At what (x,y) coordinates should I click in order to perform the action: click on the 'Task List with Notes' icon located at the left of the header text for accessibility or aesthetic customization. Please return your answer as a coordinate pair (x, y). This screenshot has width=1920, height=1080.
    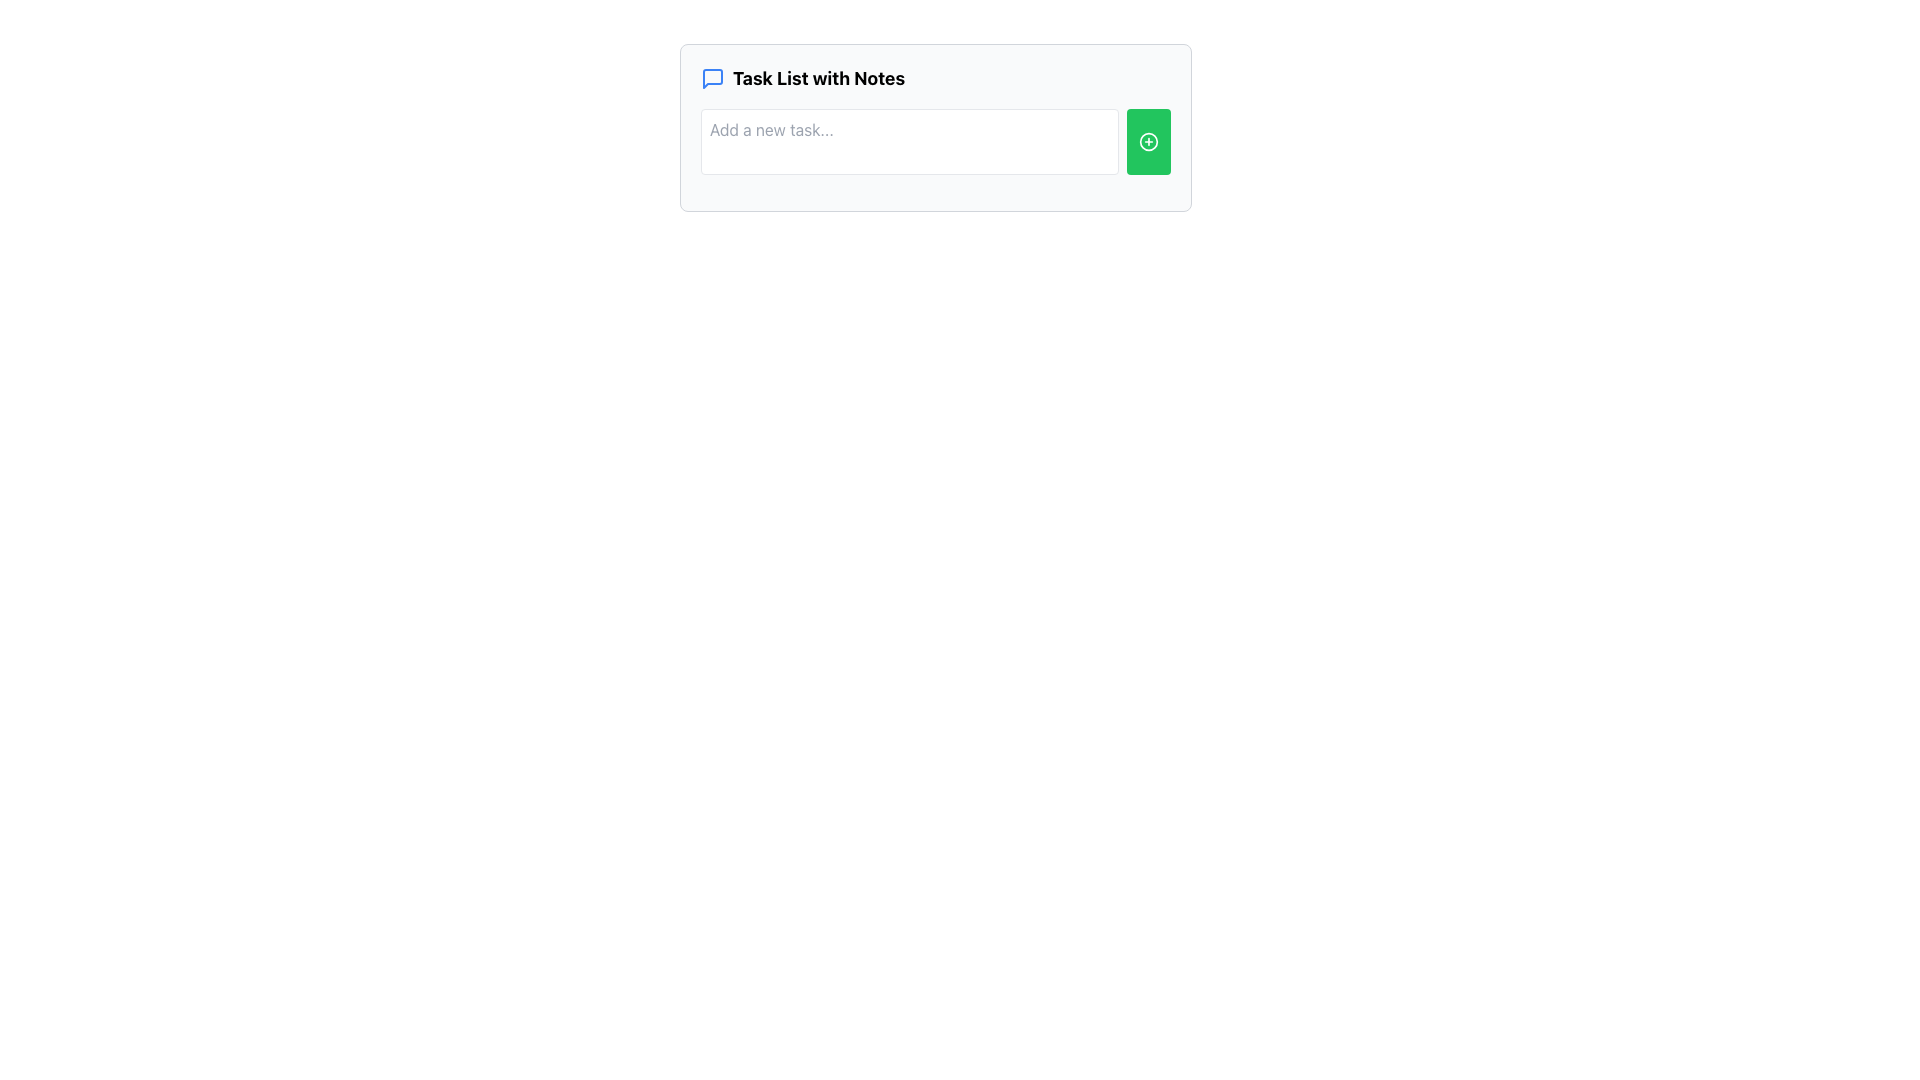
    Looking at the image, I should click on (713, 77).